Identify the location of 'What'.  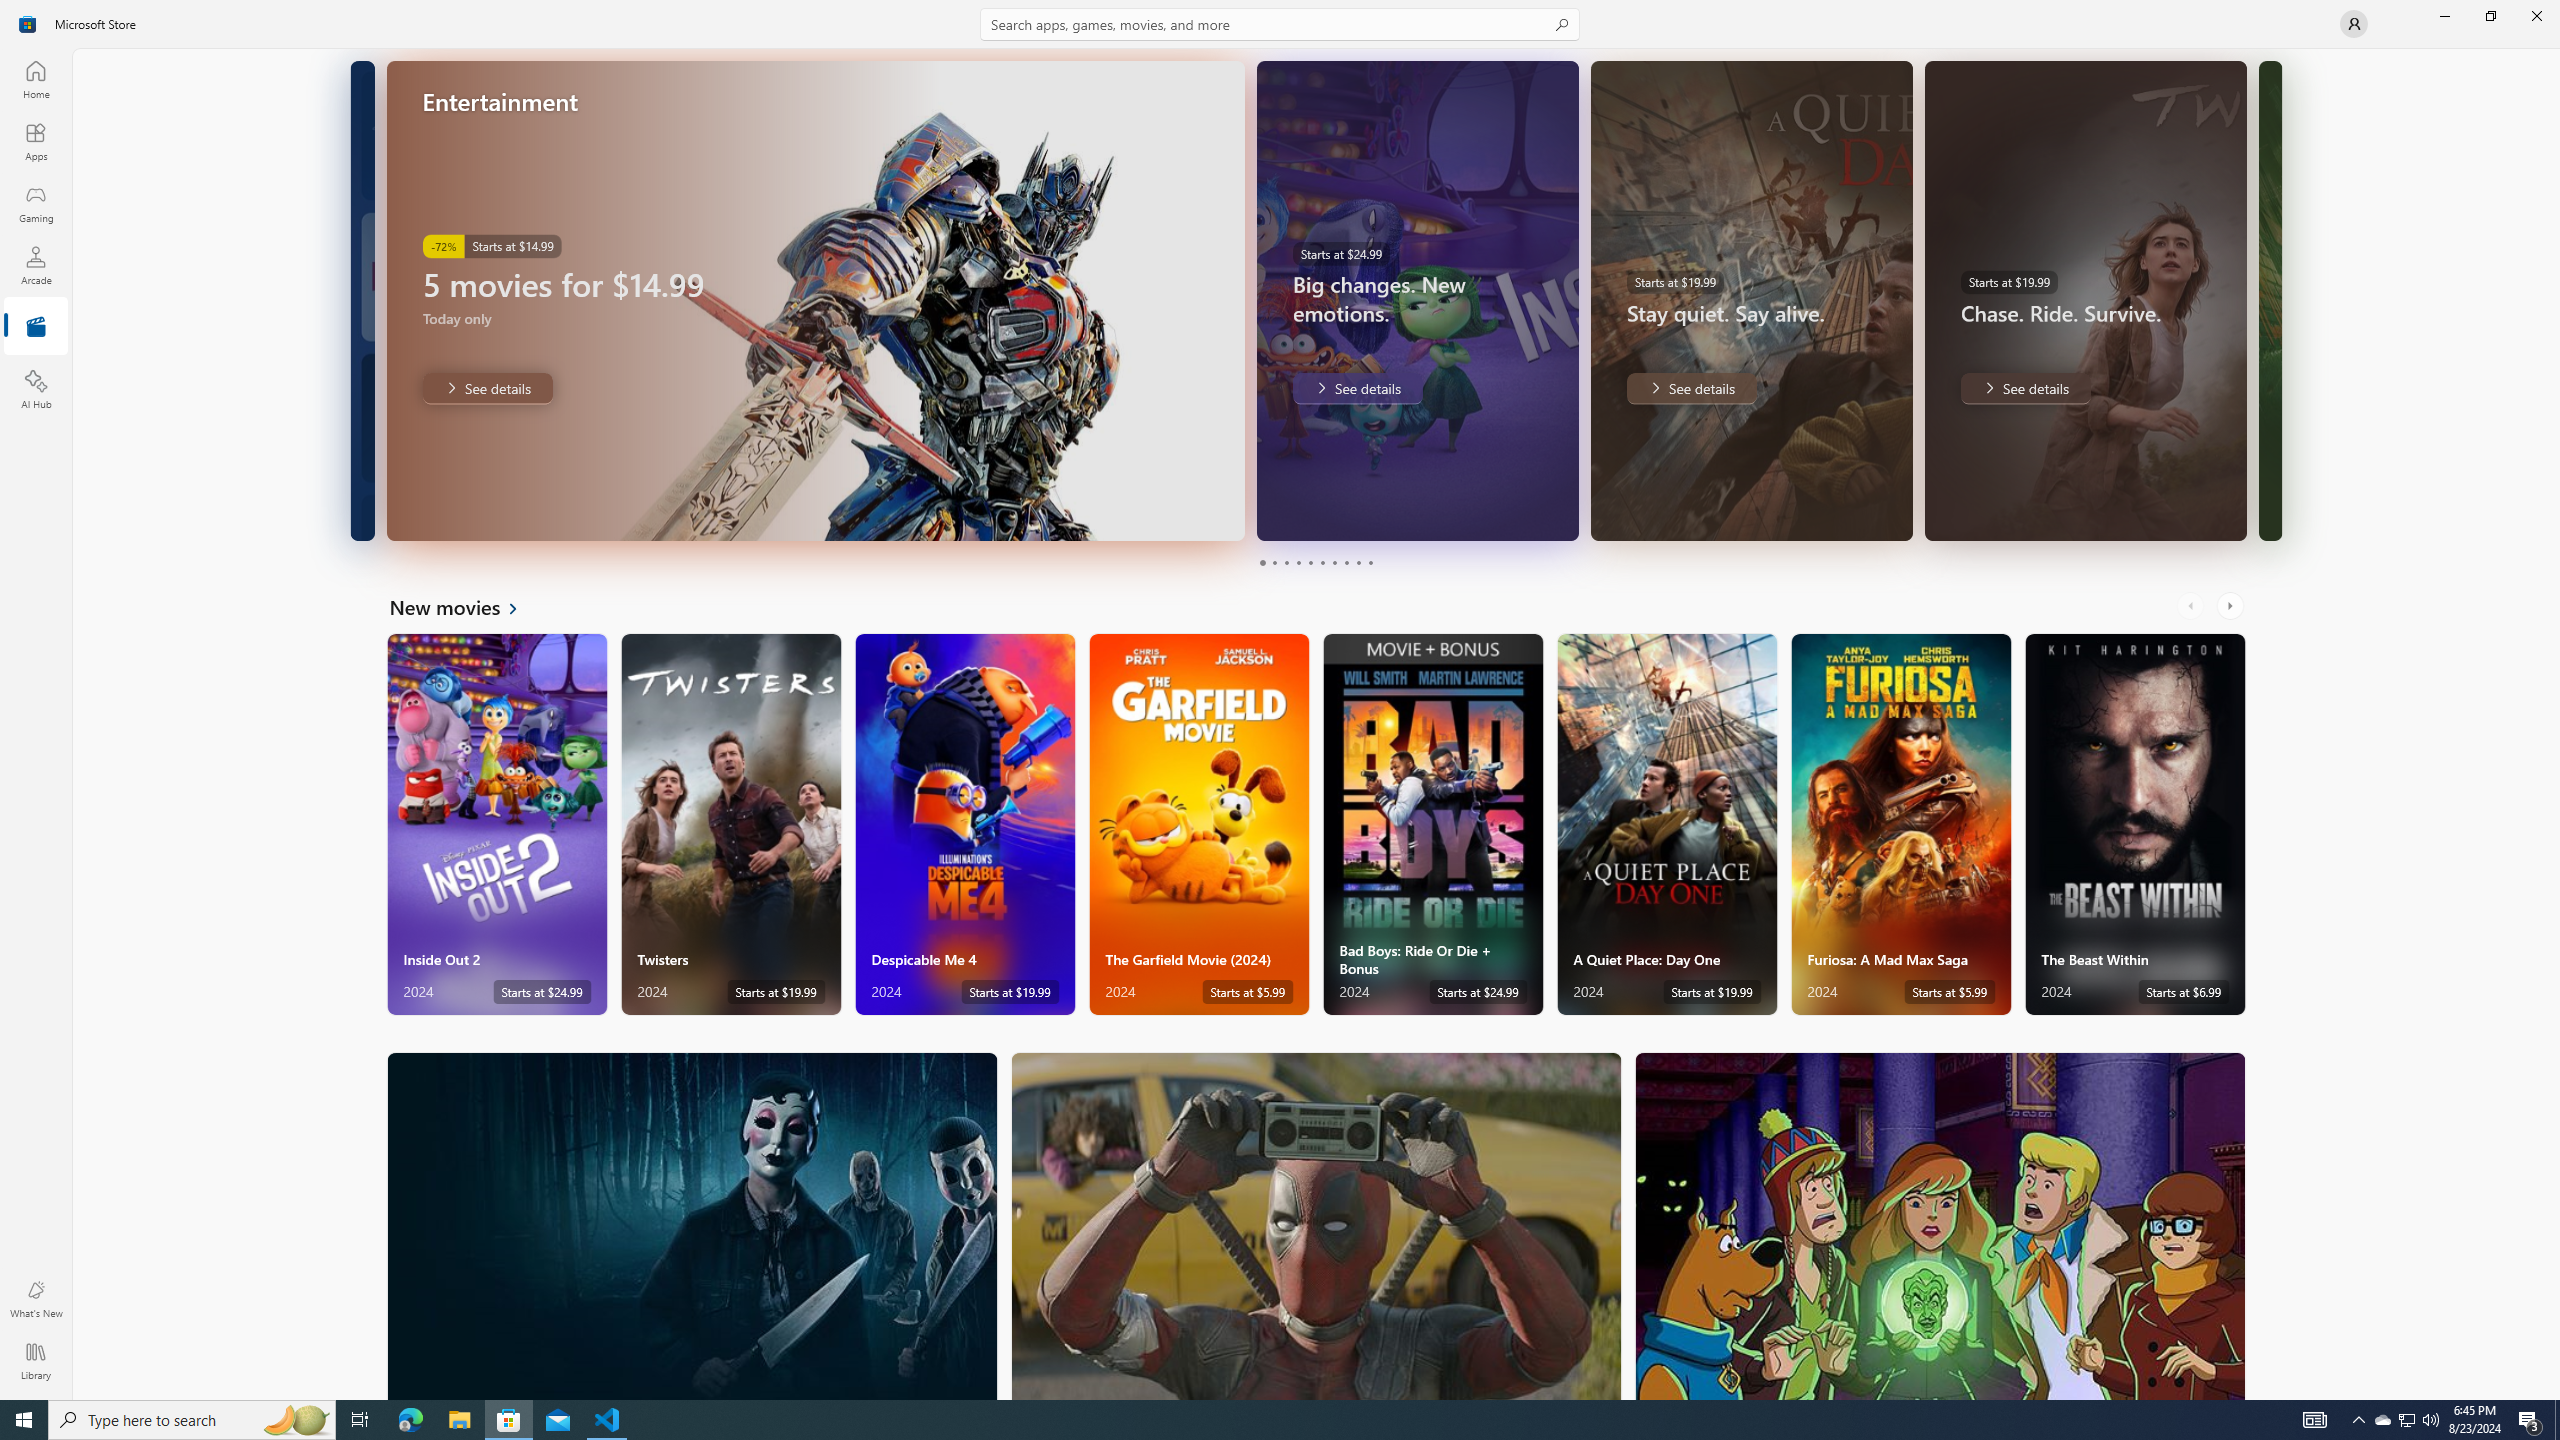
(34, 1298).